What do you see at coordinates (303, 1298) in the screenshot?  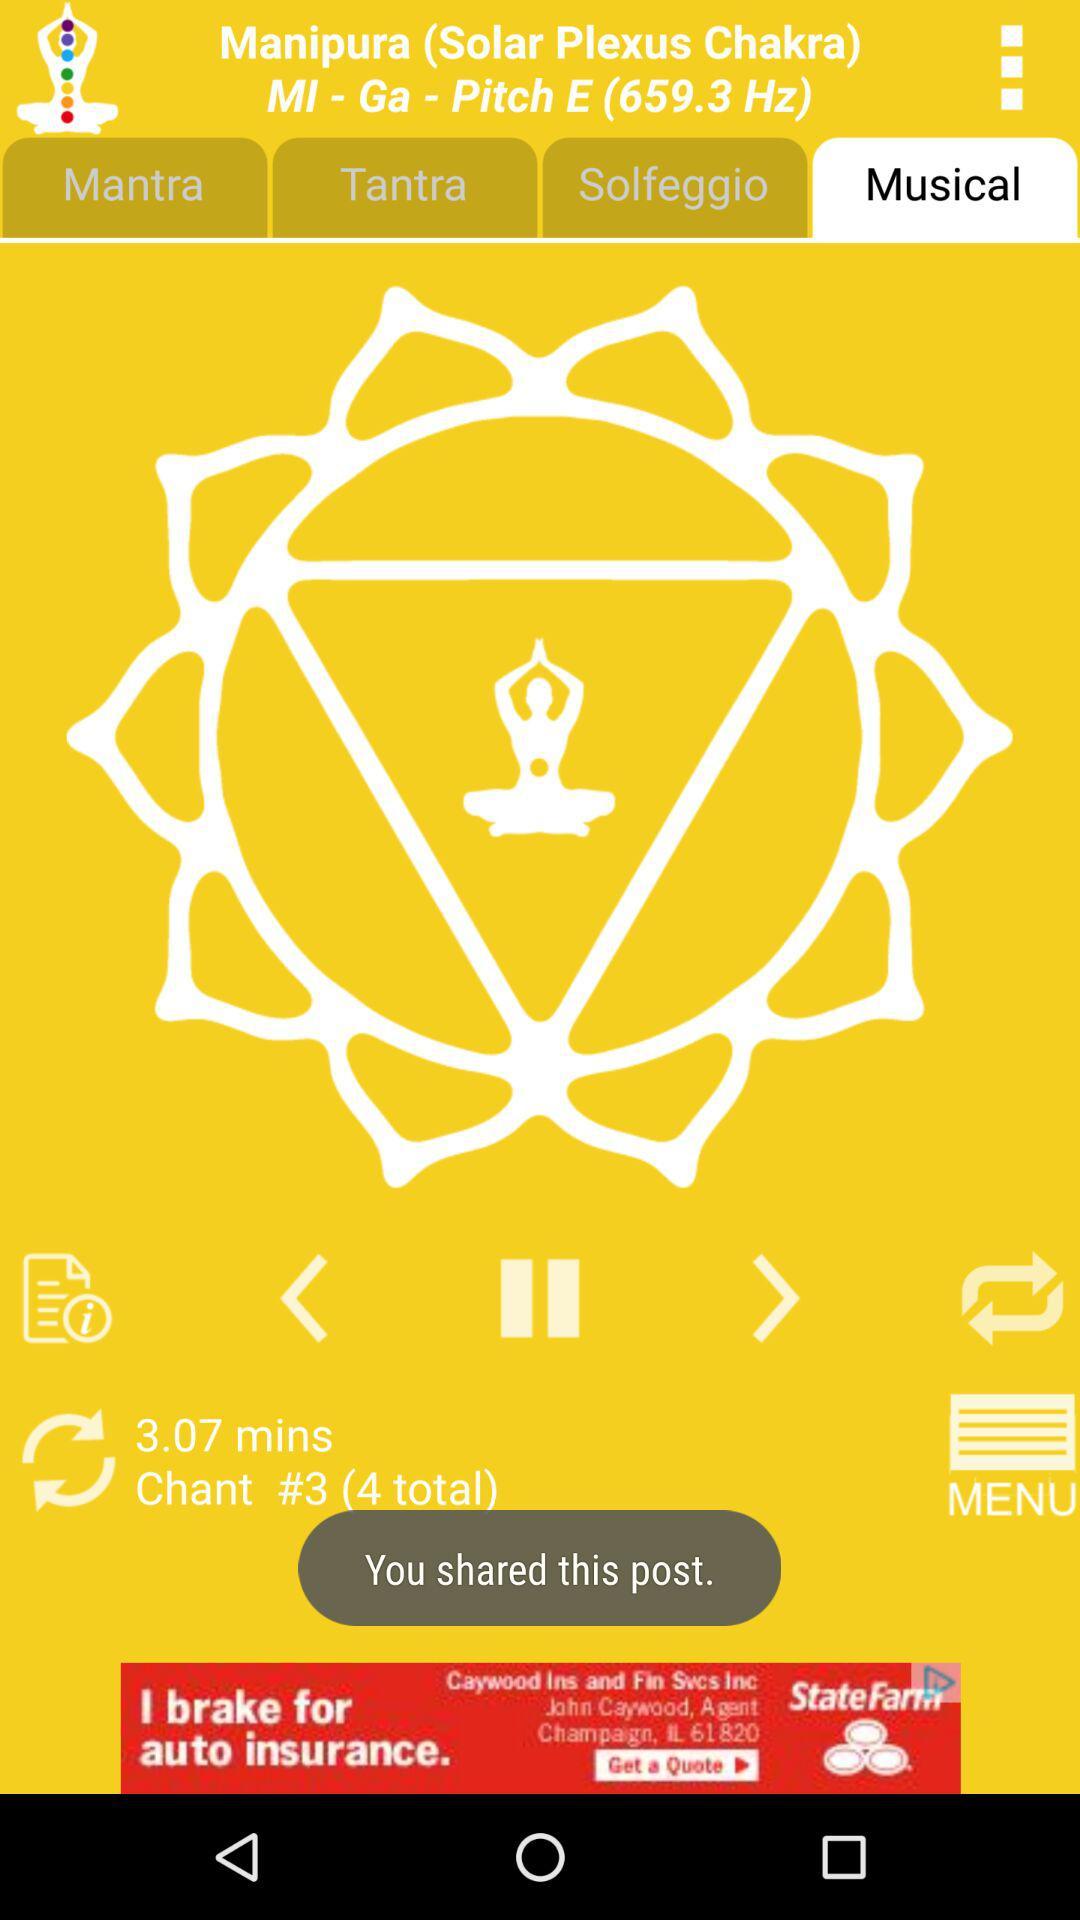 I see `previous` at bounding box center [303, 1298].